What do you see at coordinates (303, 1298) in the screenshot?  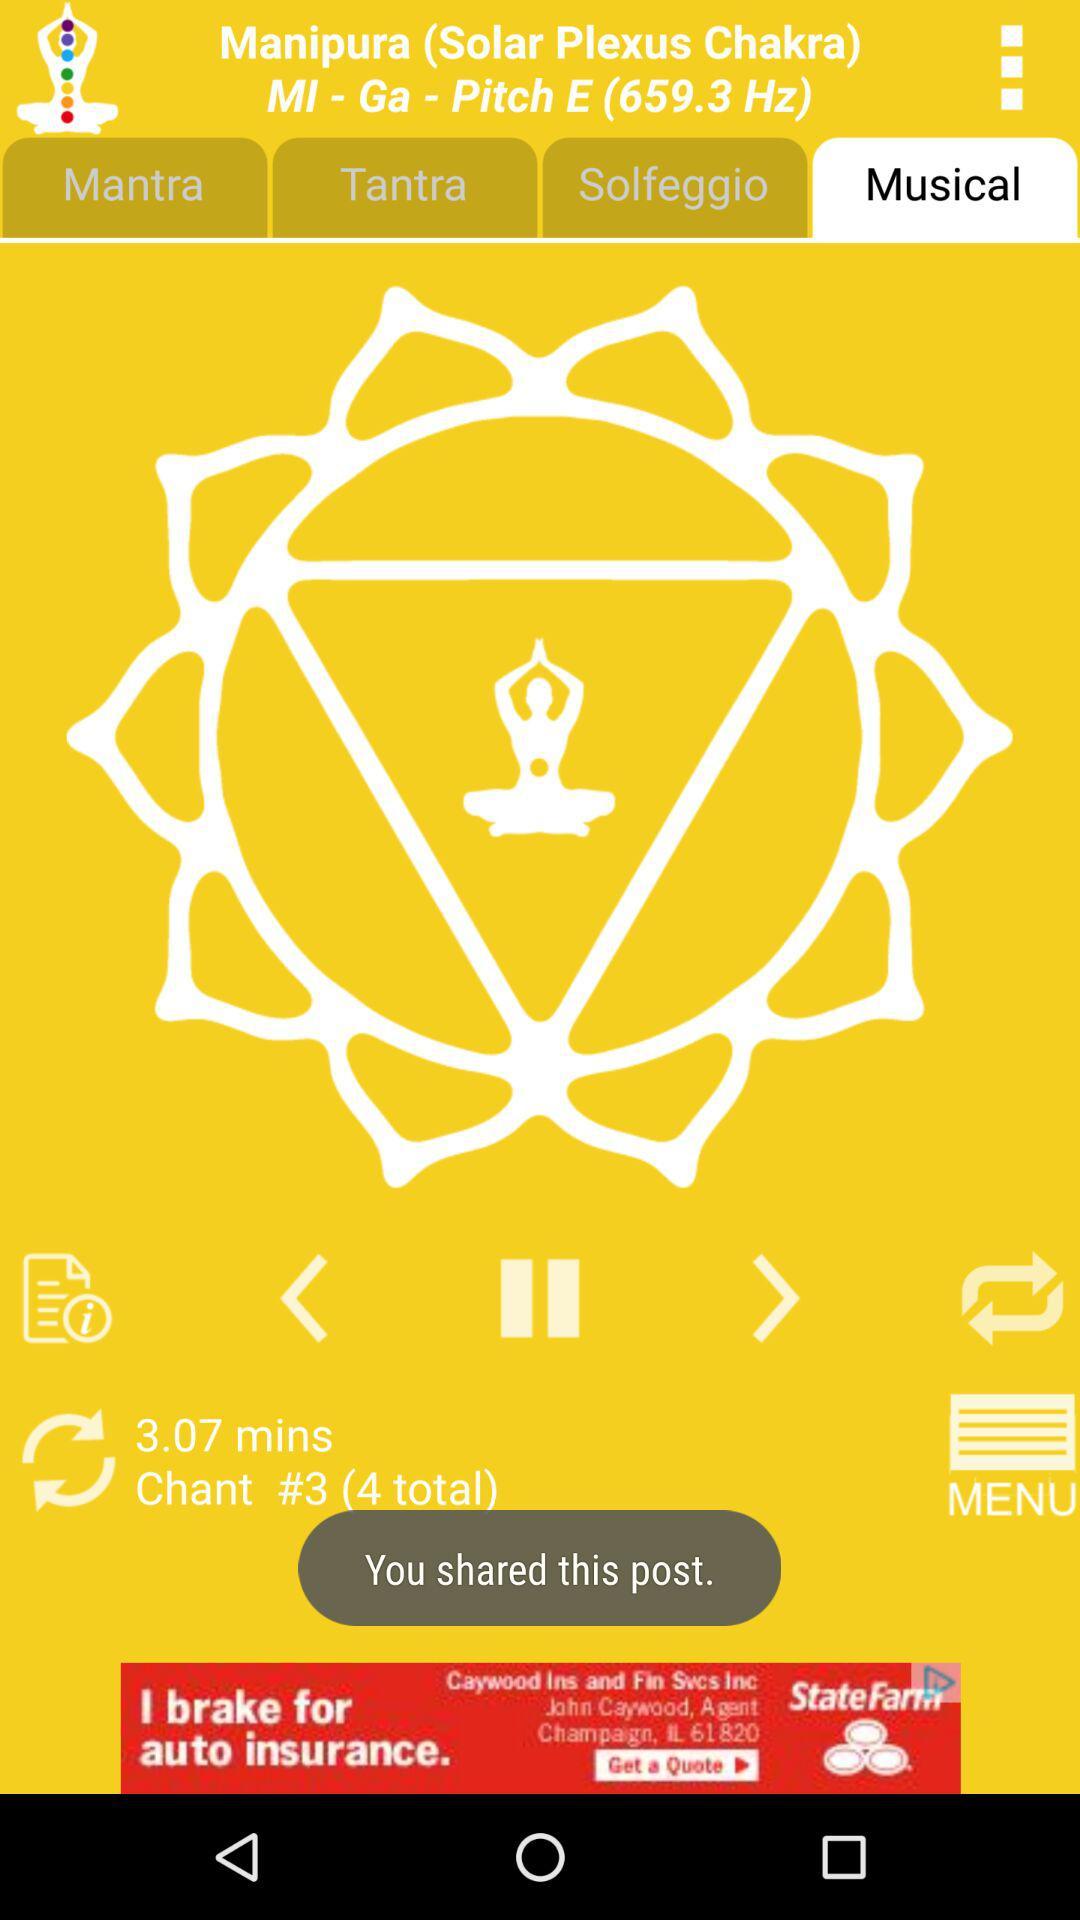 I see `previous` at bounding box center [303, 1298].